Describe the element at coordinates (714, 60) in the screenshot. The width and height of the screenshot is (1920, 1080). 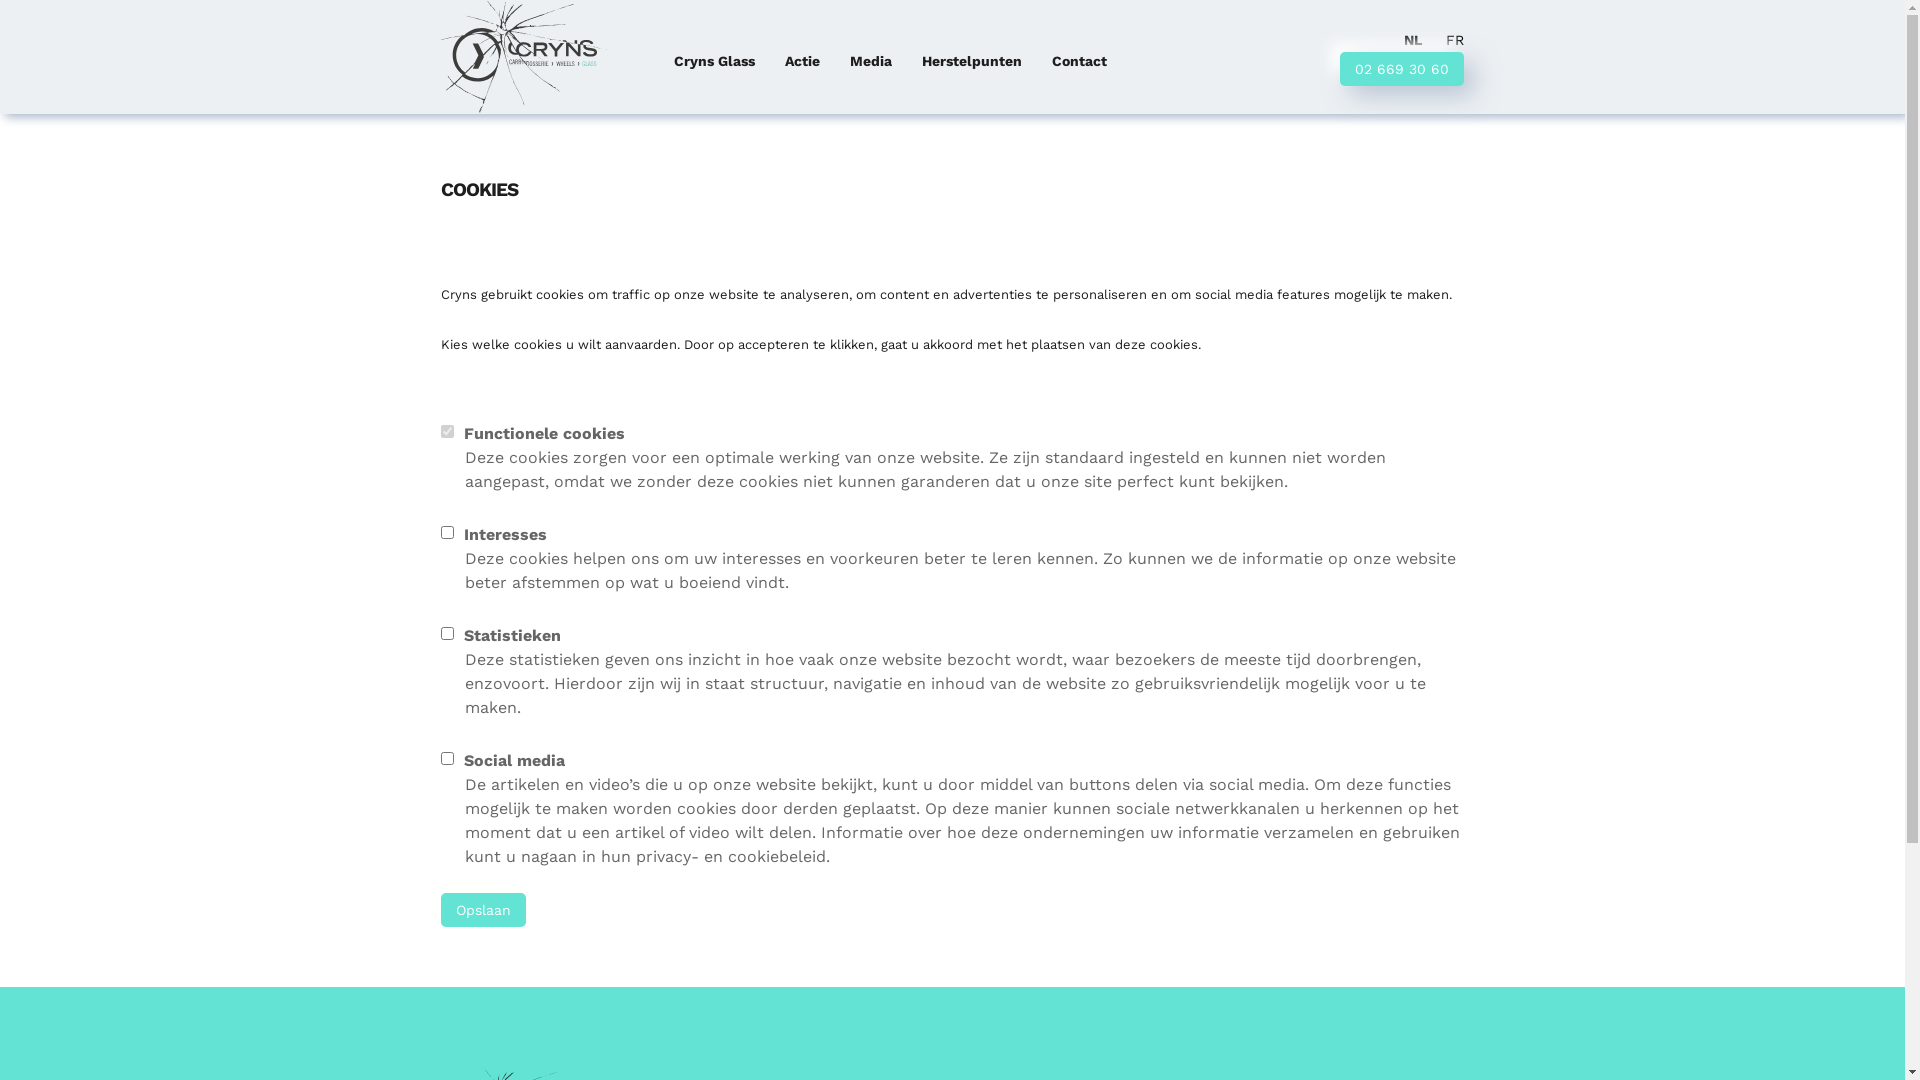
I see `'Cryns Glass'` at that location.